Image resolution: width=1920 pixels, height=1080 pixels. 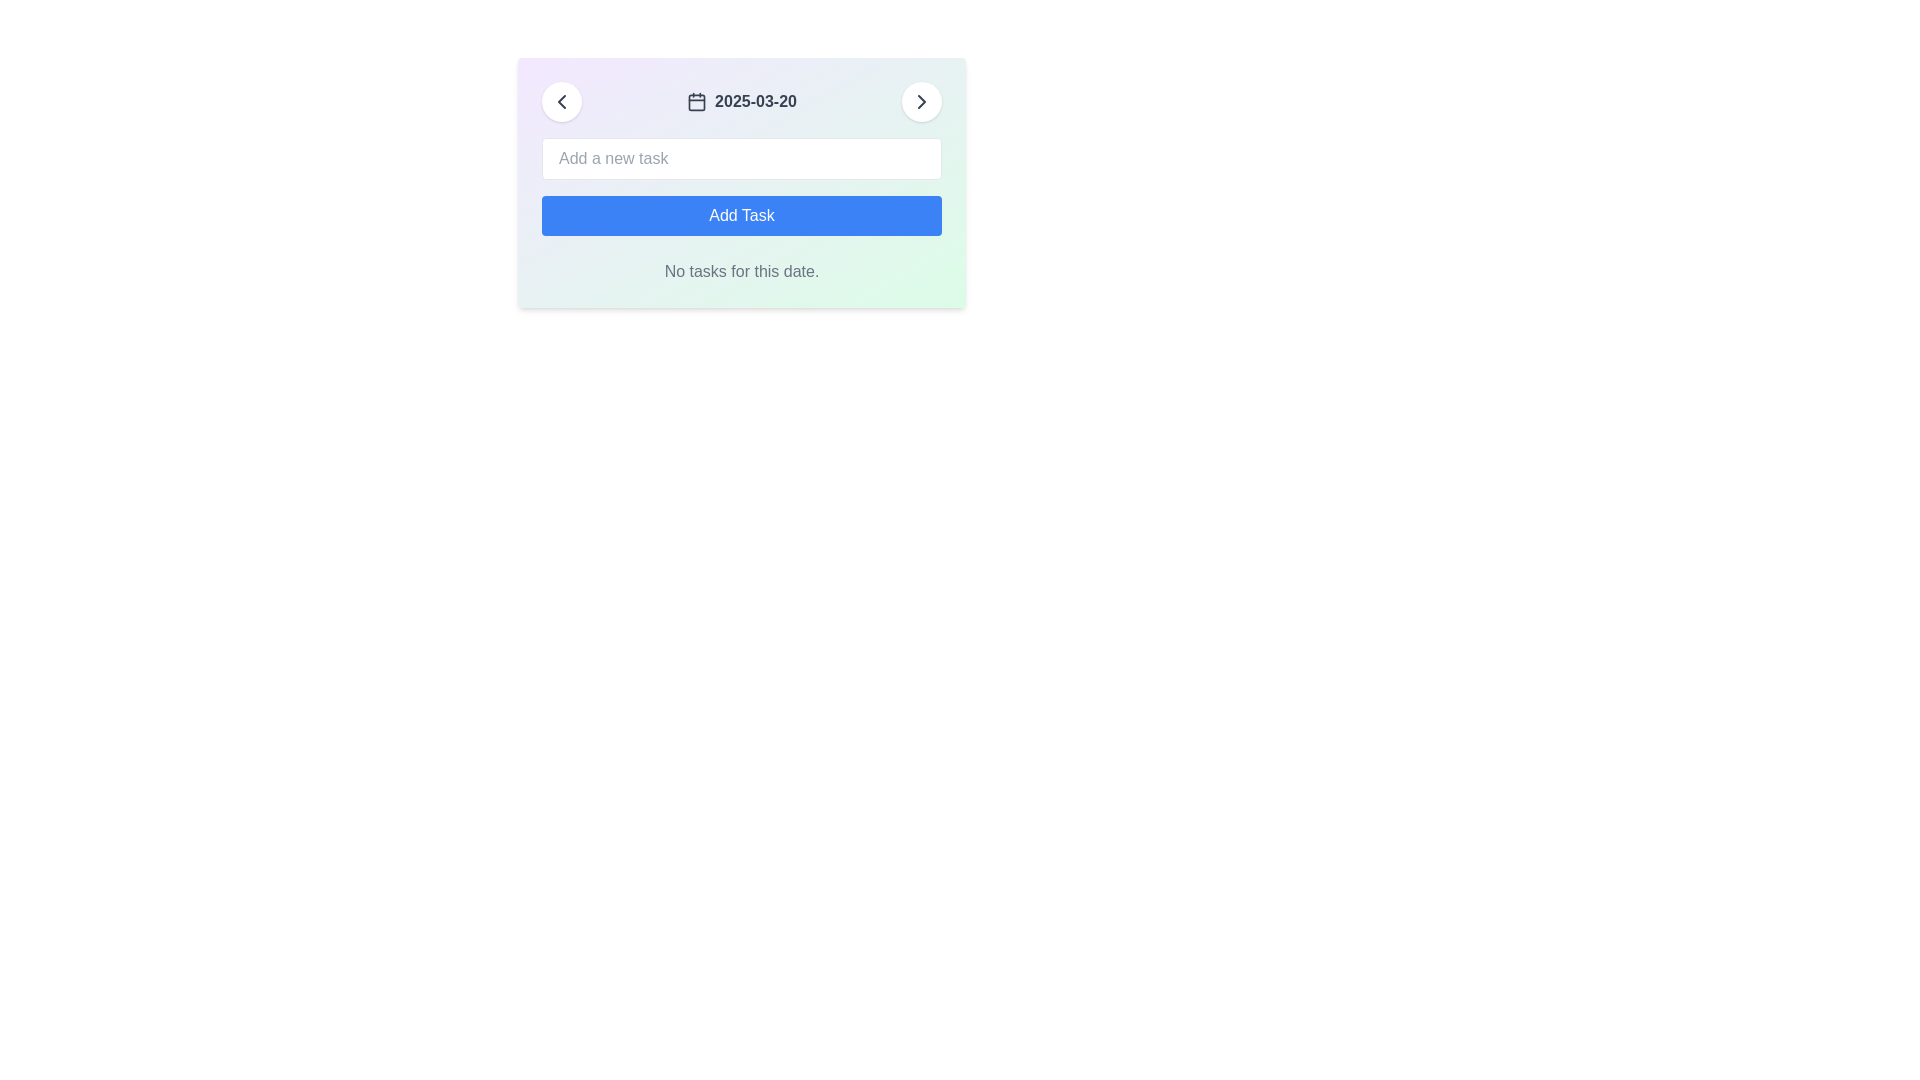 I want to click on the navigation button located at the top right corner of the main interface panel, so click(x=920, y=101).